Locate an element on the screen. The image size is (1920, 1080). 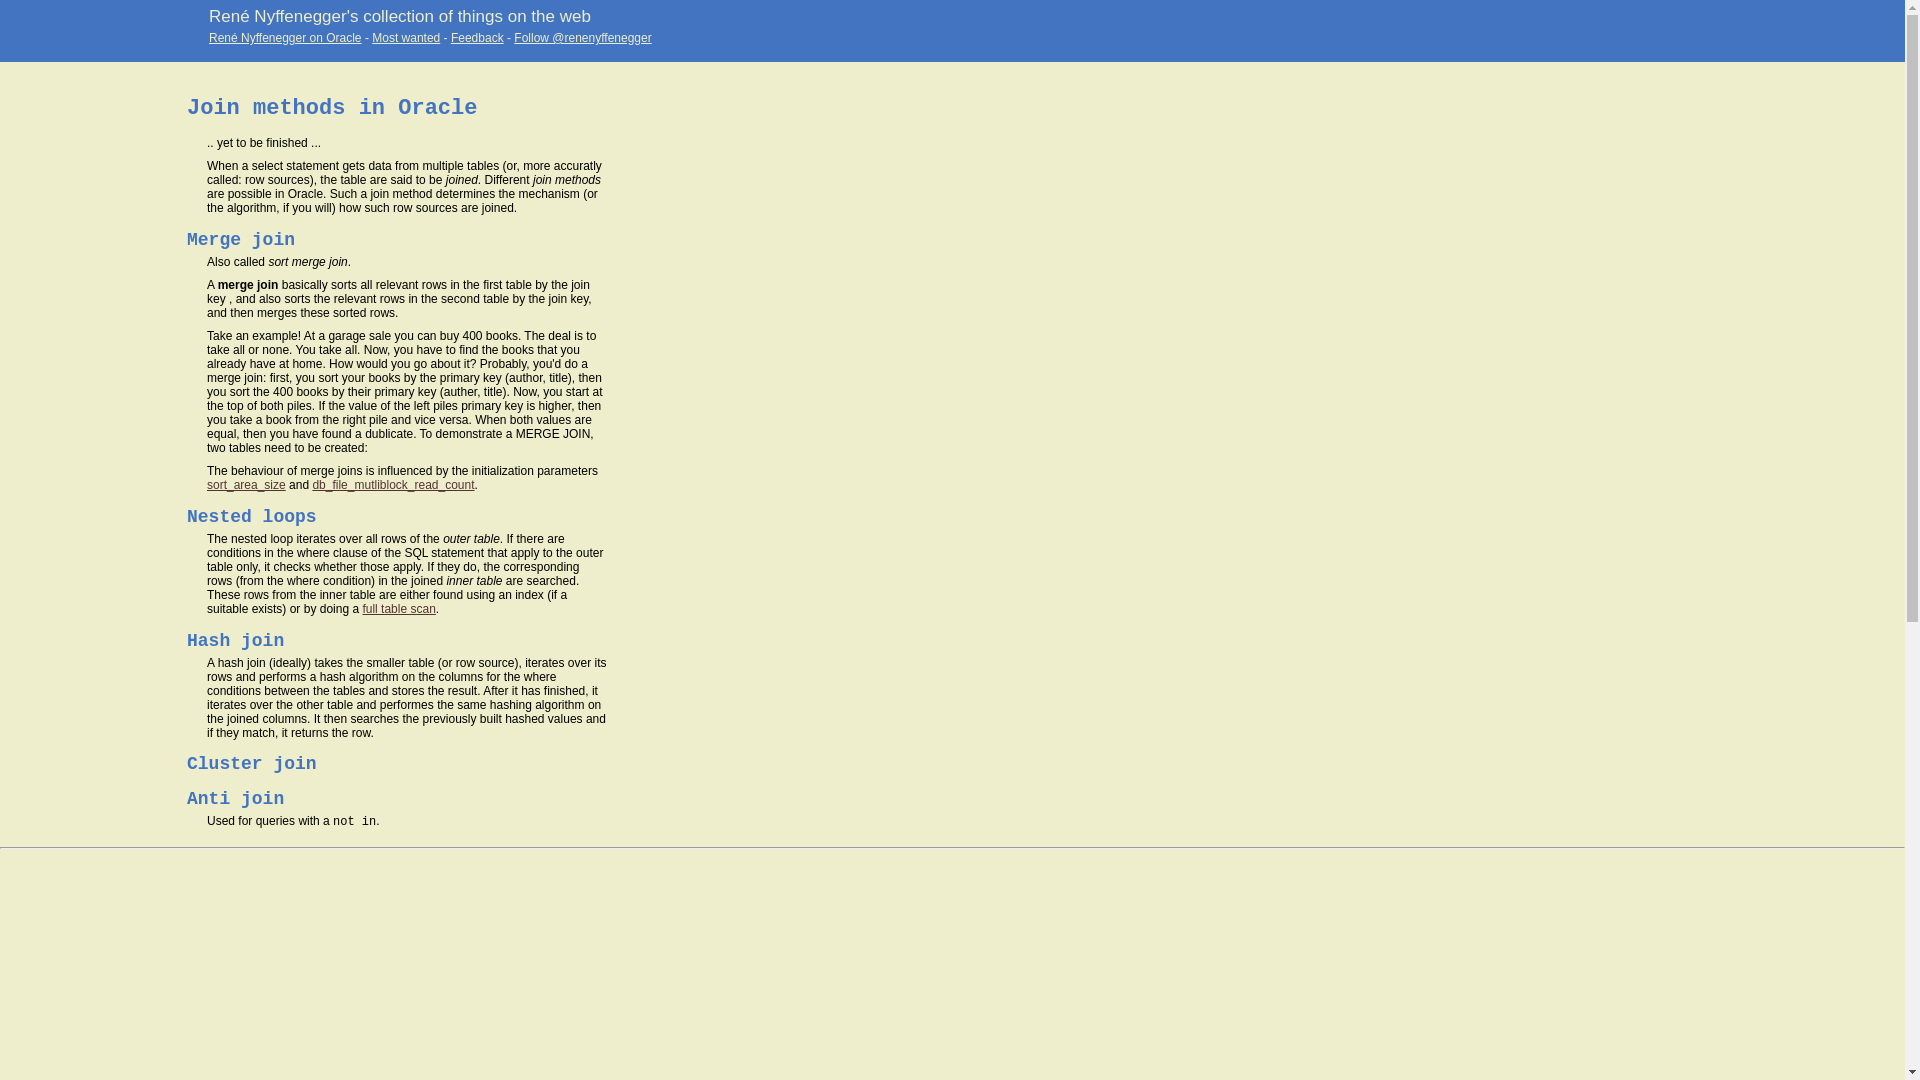
'db_file_mutliblock_read_count' is located at coordinates (393, 485).